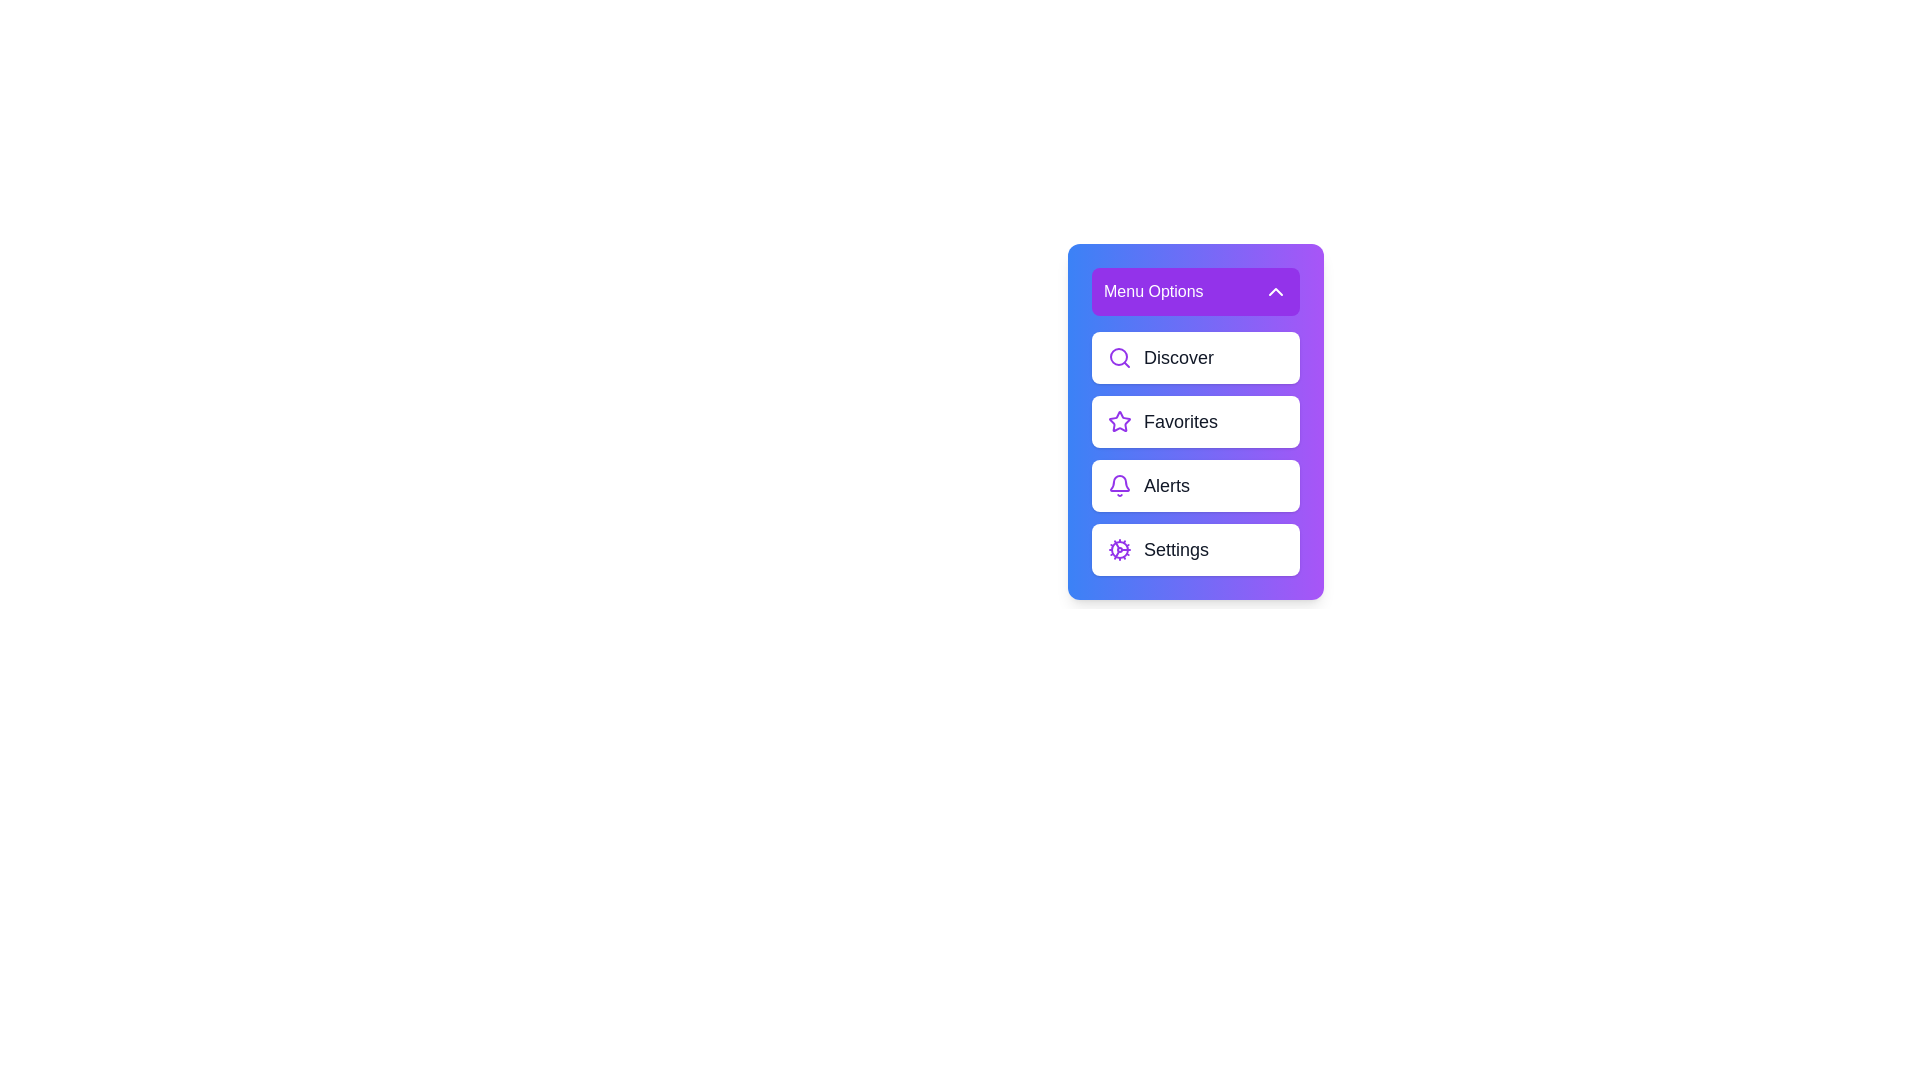 The width and height of the screenshot is (1920, 1080). What do you see at coordinates (1118, 420) in the screenshot?
I see `the star icon element styled with a purple color, located inside the 'Favorites' menu item` at bounding box center [1118, 420].